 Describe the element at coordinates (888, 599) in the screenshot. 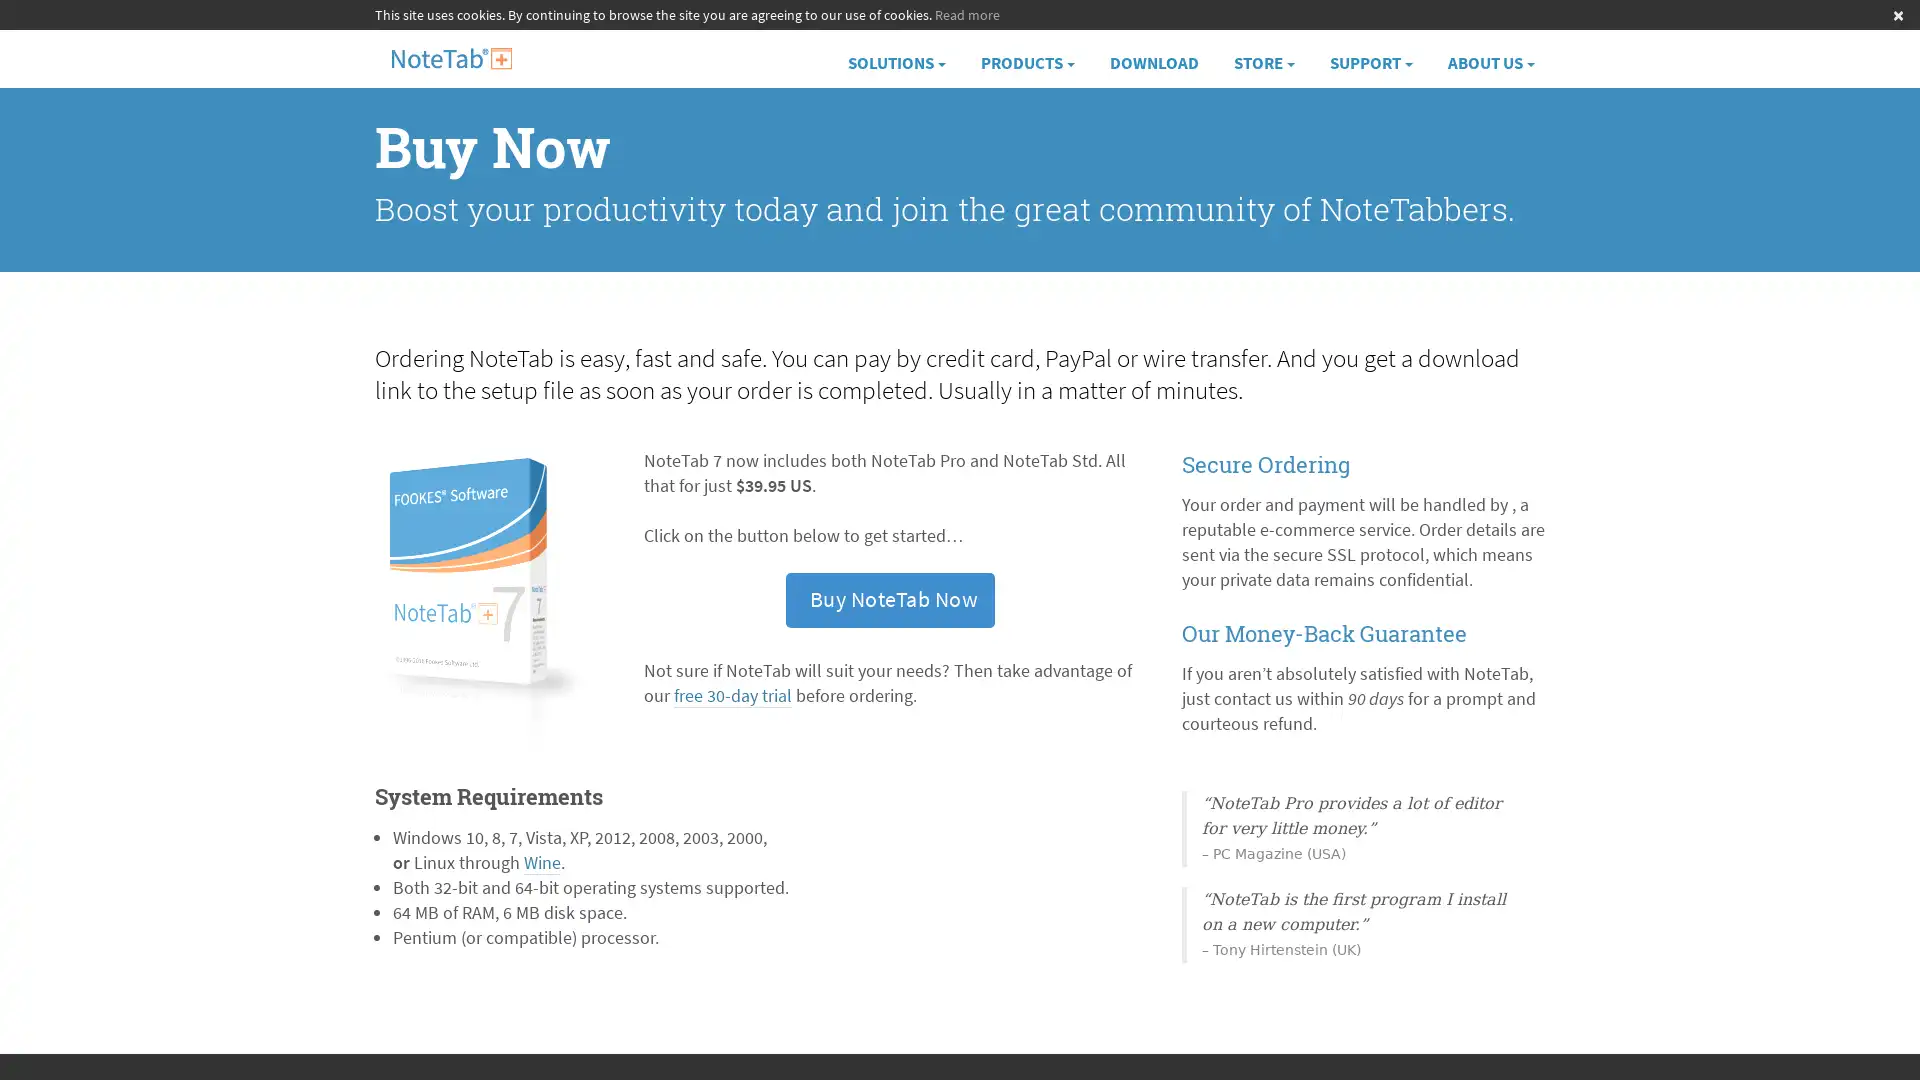

I see `Buy NoteTab Now` at that location.